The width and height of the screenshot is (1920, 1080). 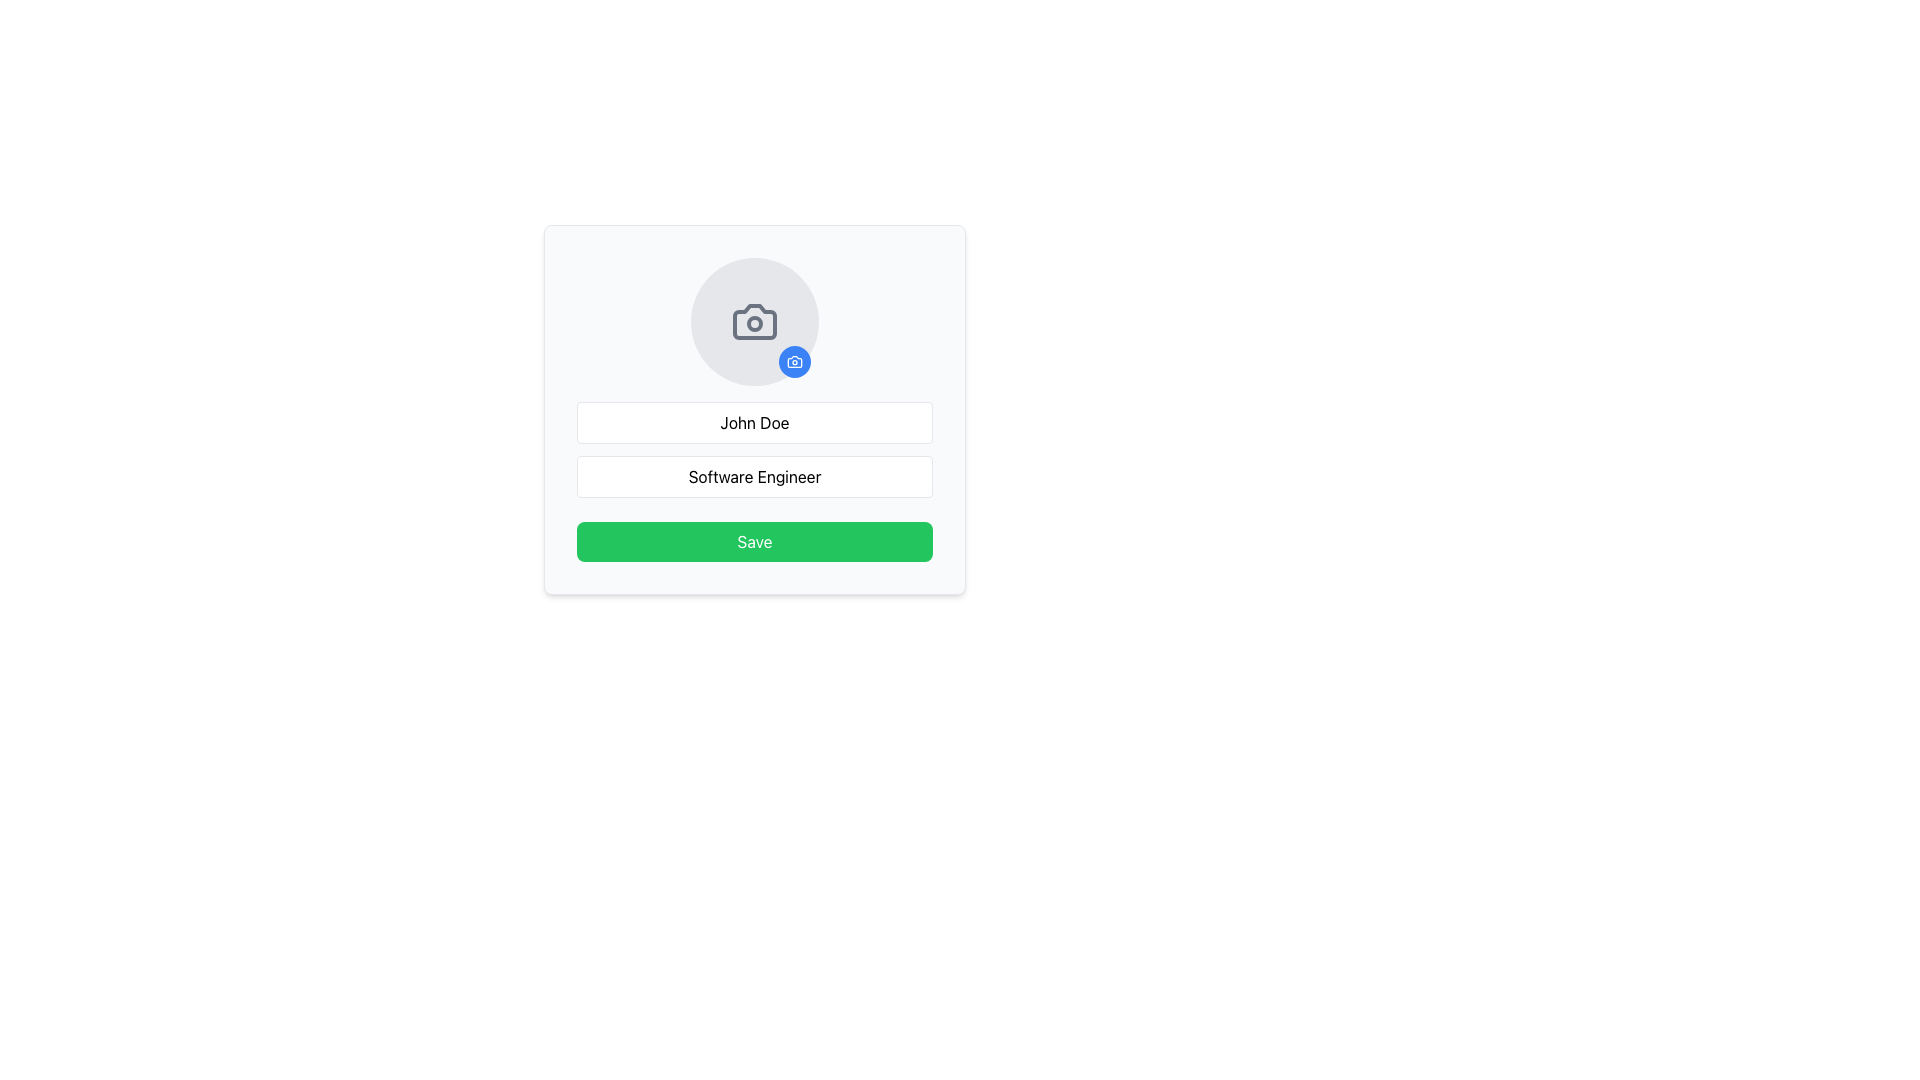 What do you see at coordinates (753, 323) in the screenshot?
I see `the central circular feature of the camera icon in the avatar editing interface` at bounding box center [753, 323].